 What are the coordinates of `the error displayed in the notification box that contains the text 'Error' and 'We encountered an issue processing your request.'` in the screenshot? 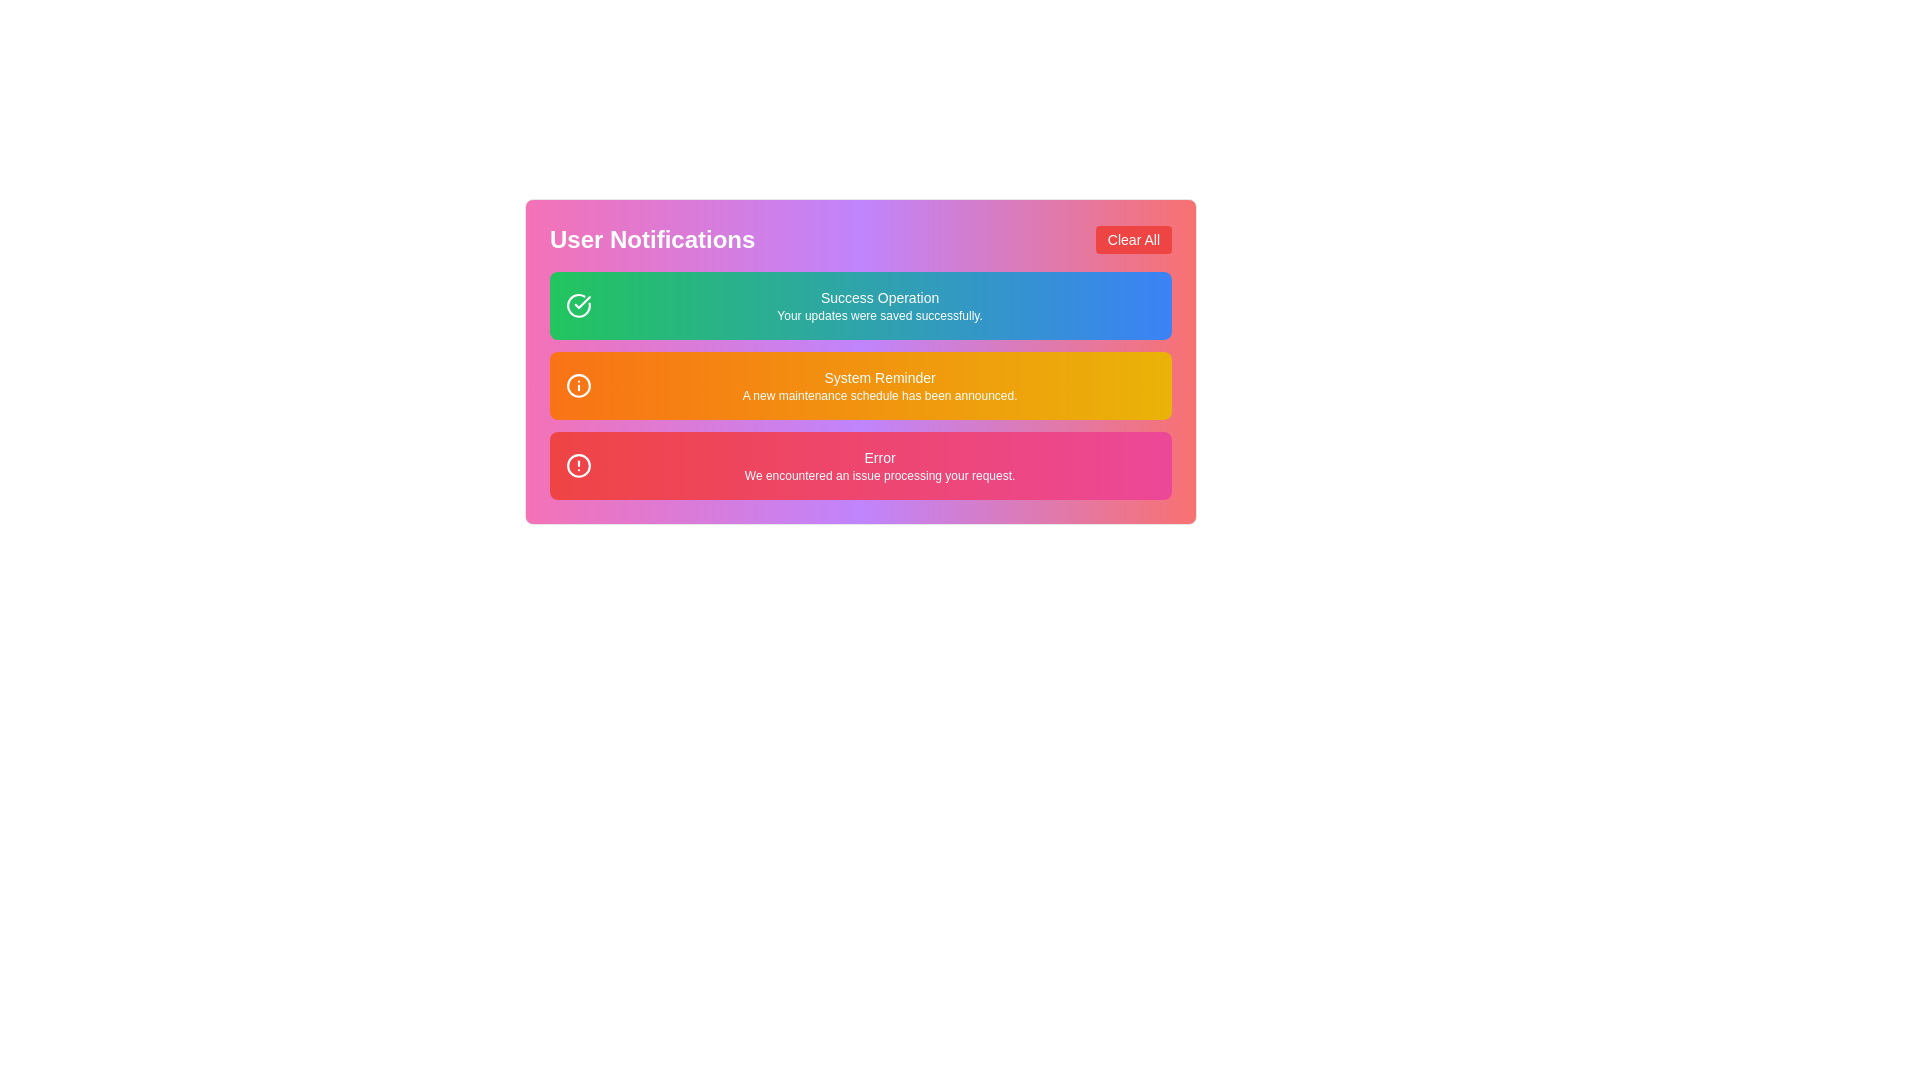 It's located at (880, 466).